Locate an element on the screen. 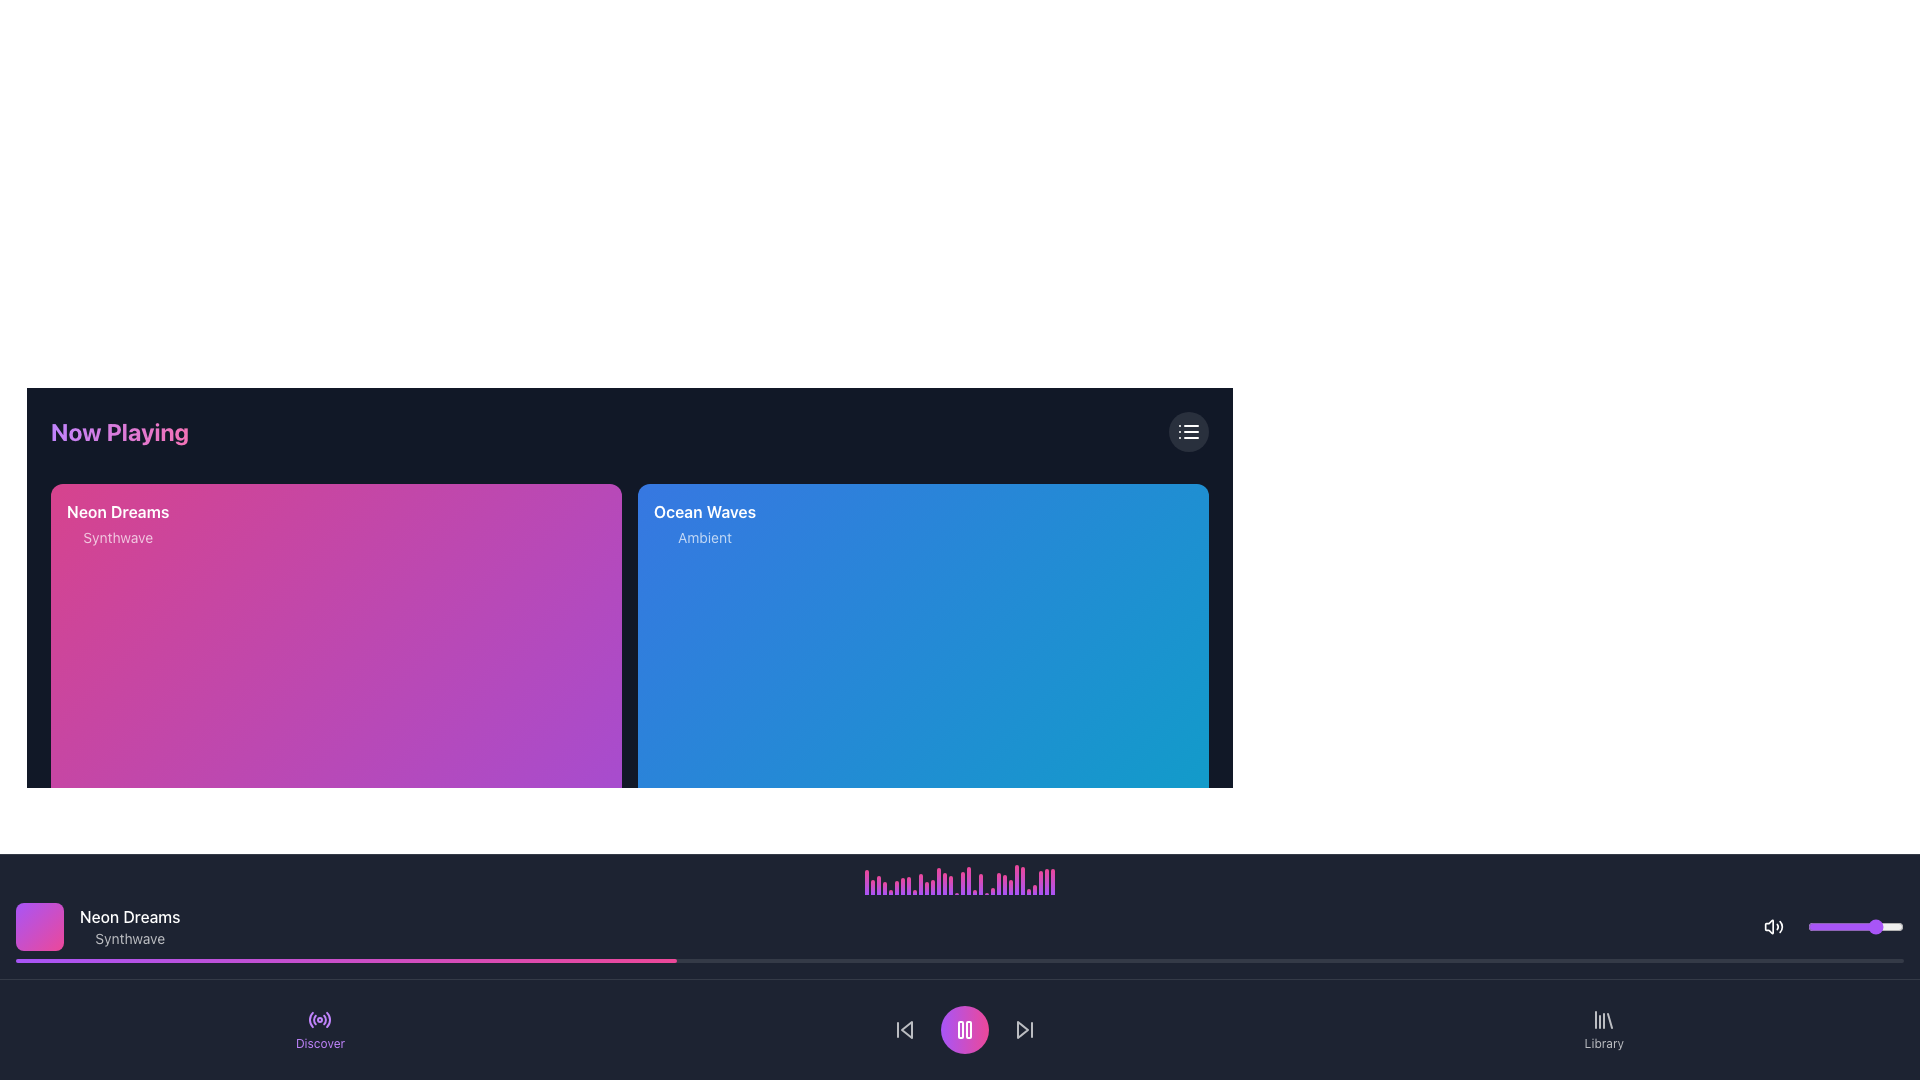  the 'Discover' button located in the bottom-left corner of the horizontal navigation bar is located at coordinates (320, 1029).